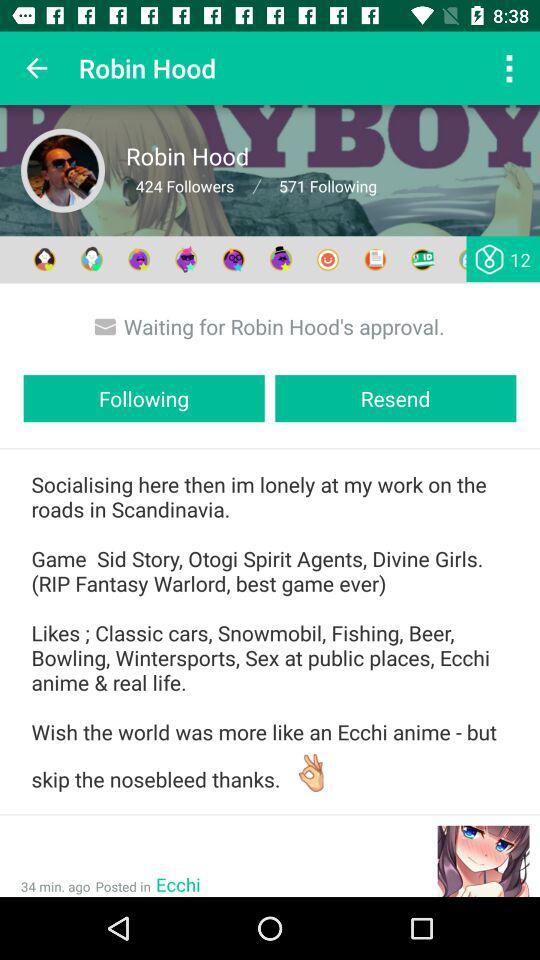 This screenshot has height=960, width=540. What do you see at coordinates (44, 258) in the screenshot?
I see `the first icon which comes after 571 following` at bounding box center [44, 258].